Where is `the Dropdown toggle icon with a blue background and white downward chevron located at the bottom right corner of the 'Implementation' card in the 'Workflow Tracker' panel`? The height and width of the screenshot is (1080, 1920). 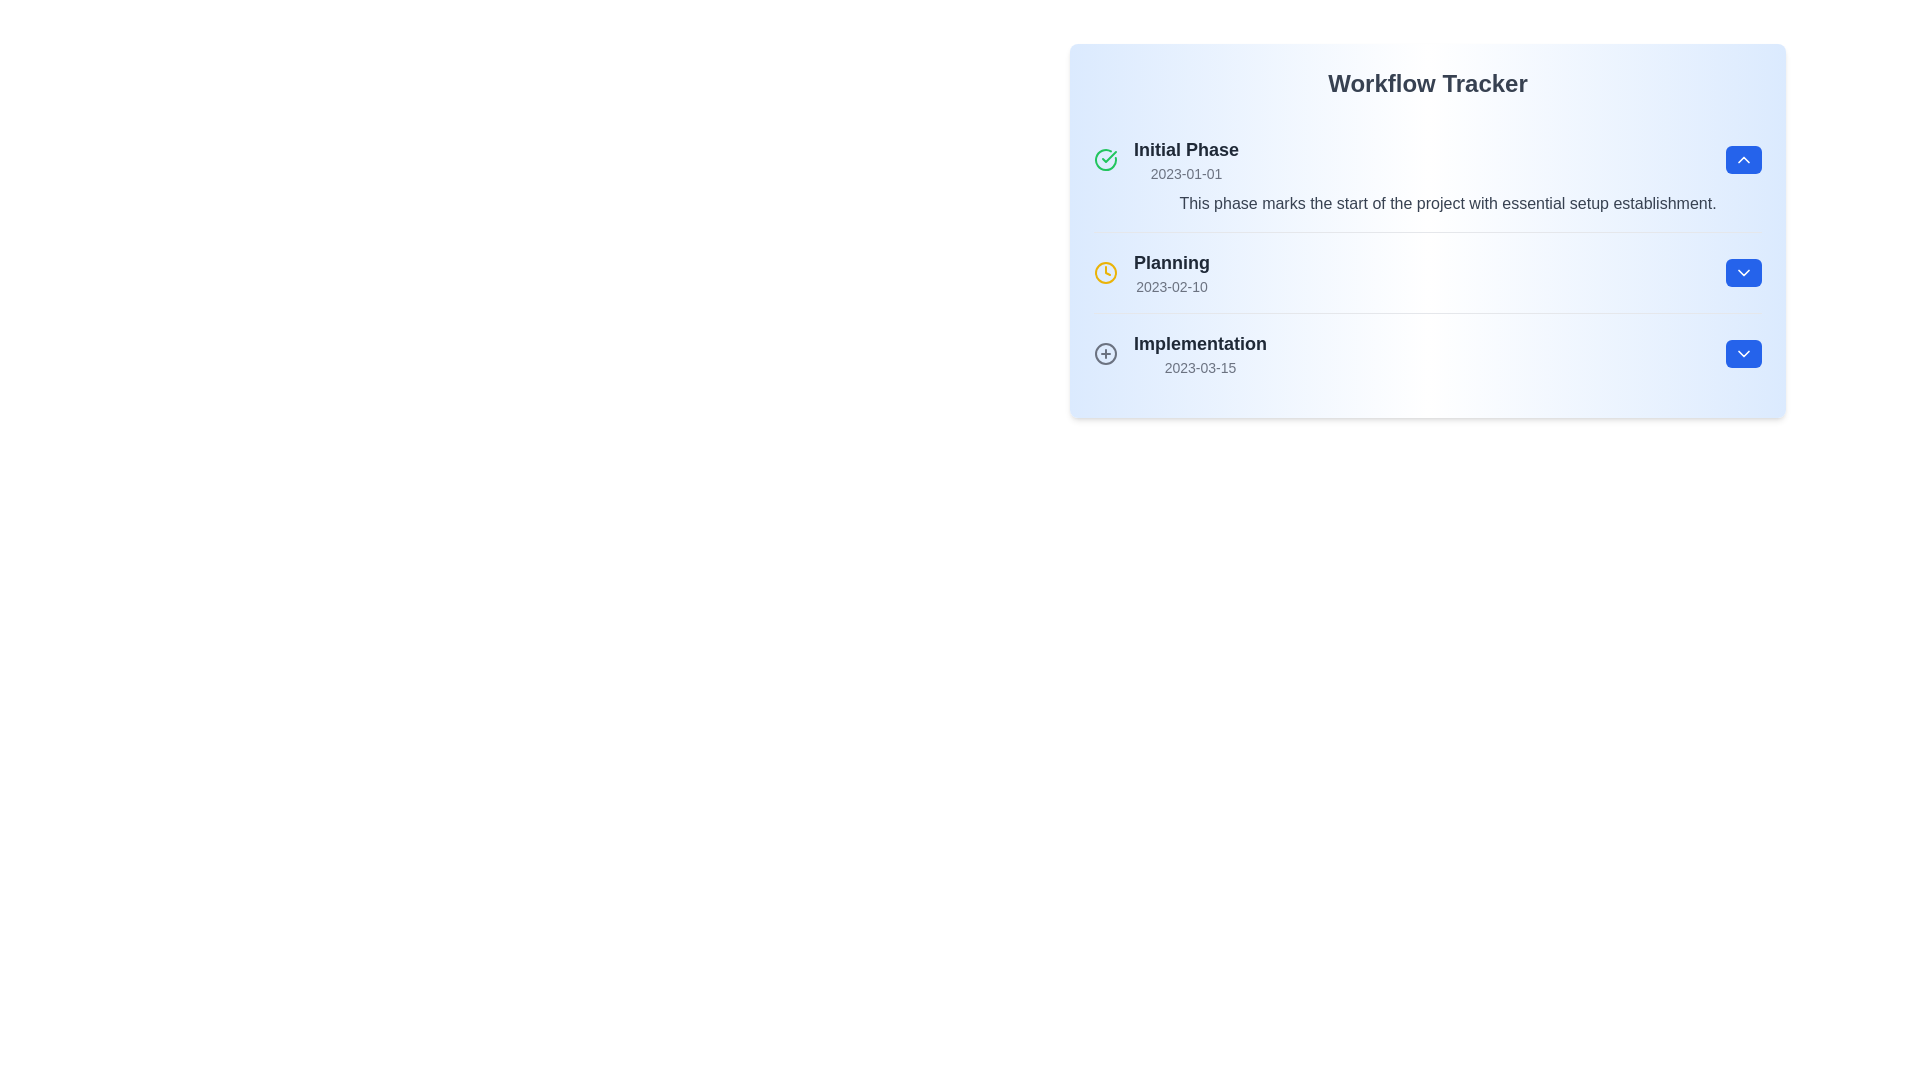
the Dropdown toggle icon with a blue background and white downward chevron located at the bottom right corner of the 'Implementation' card in the 'Workflow Tracker' panel is located at coordinates (1742, 353).